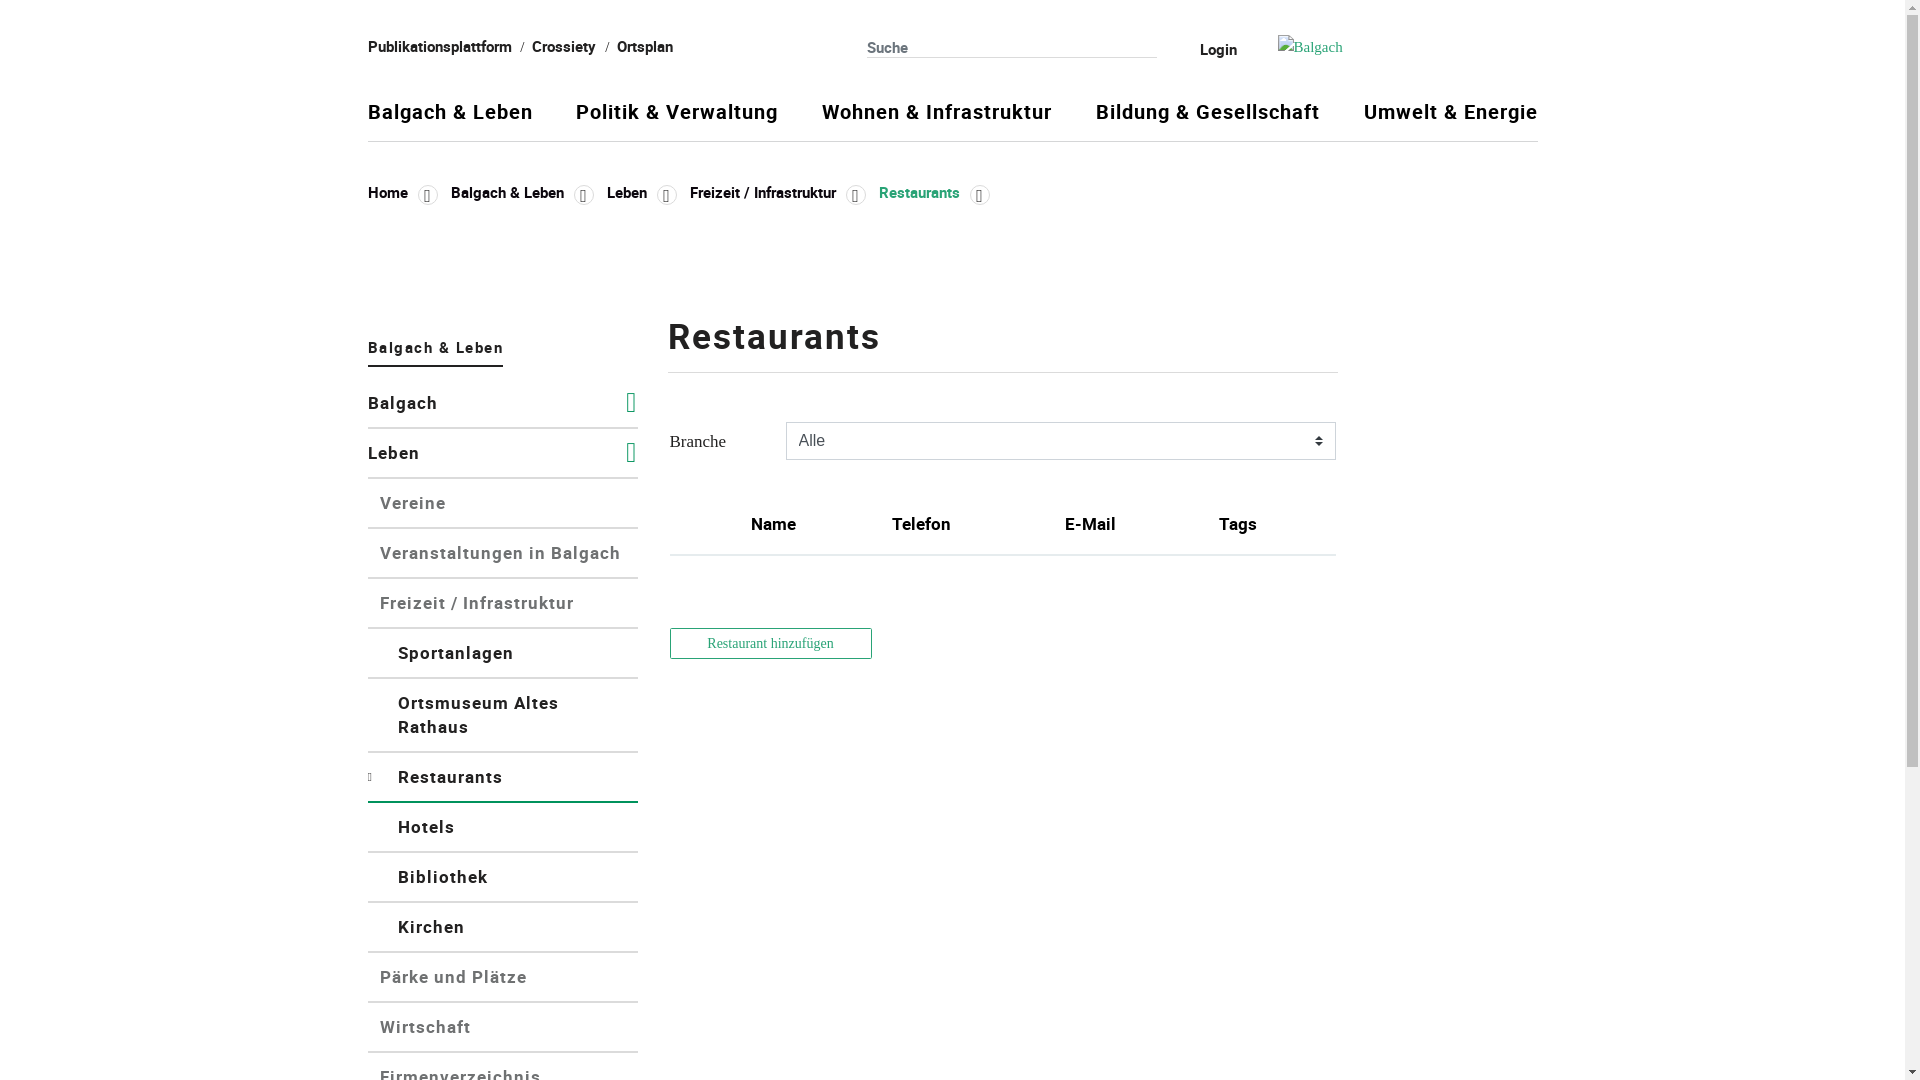  What do you see at coordinates (368, 404) in the screenshot?
I see `'Balgach'` at bounding box center [368, 404].